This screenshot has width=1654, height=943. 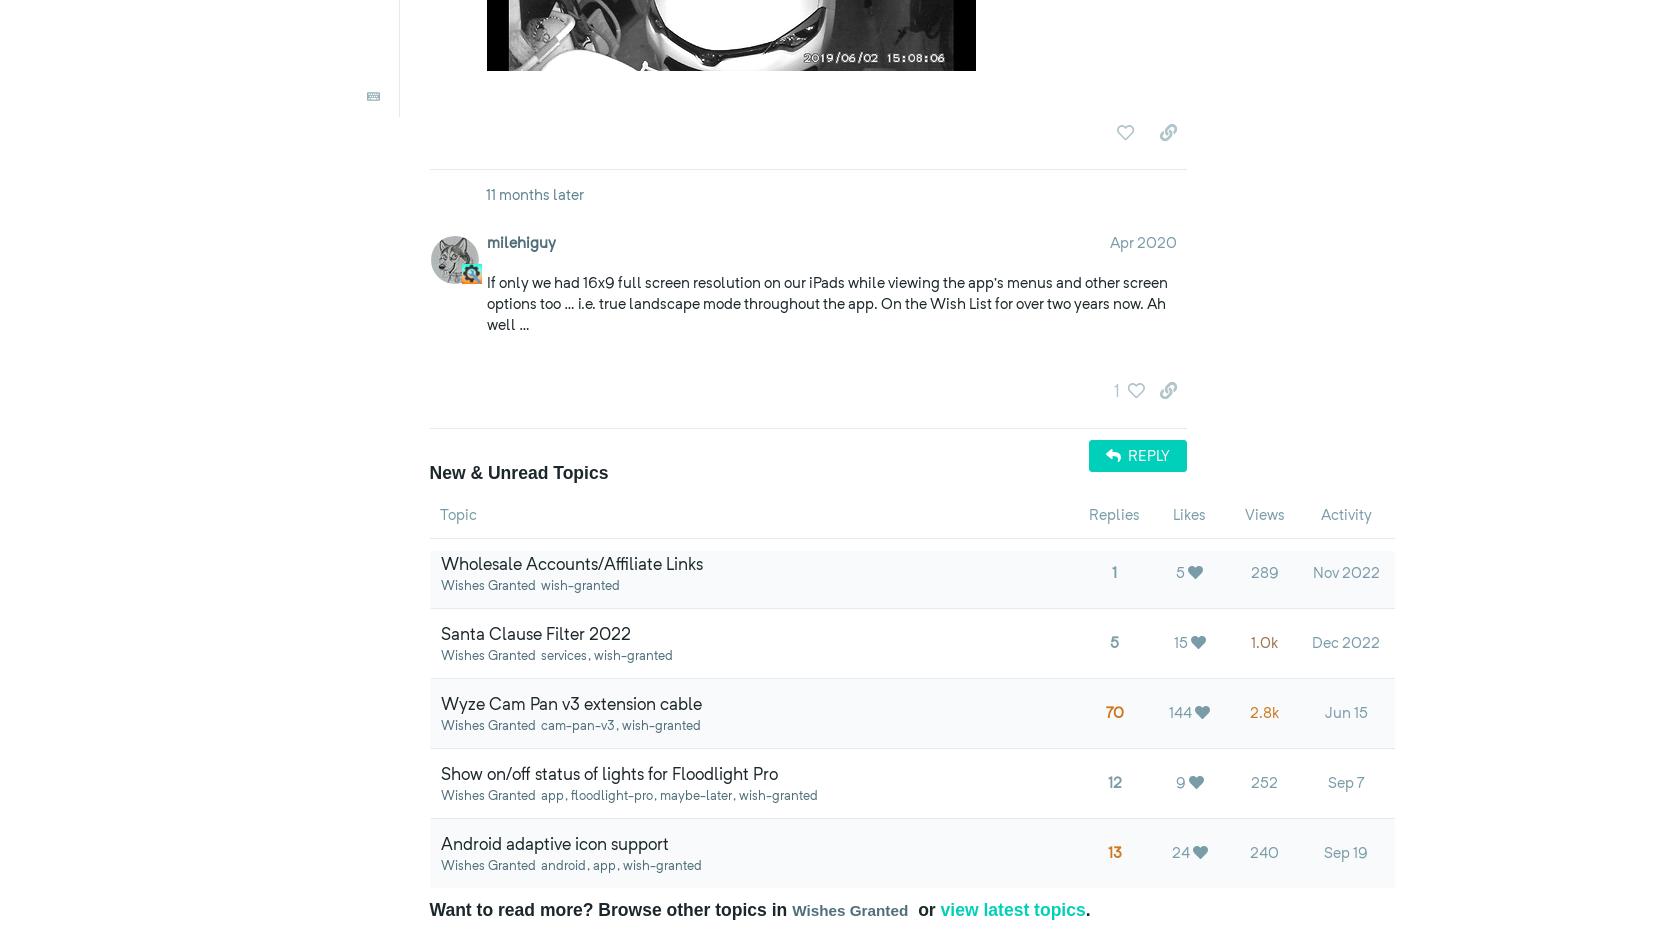 I want to click on '240', so click(x=1264, y=853).